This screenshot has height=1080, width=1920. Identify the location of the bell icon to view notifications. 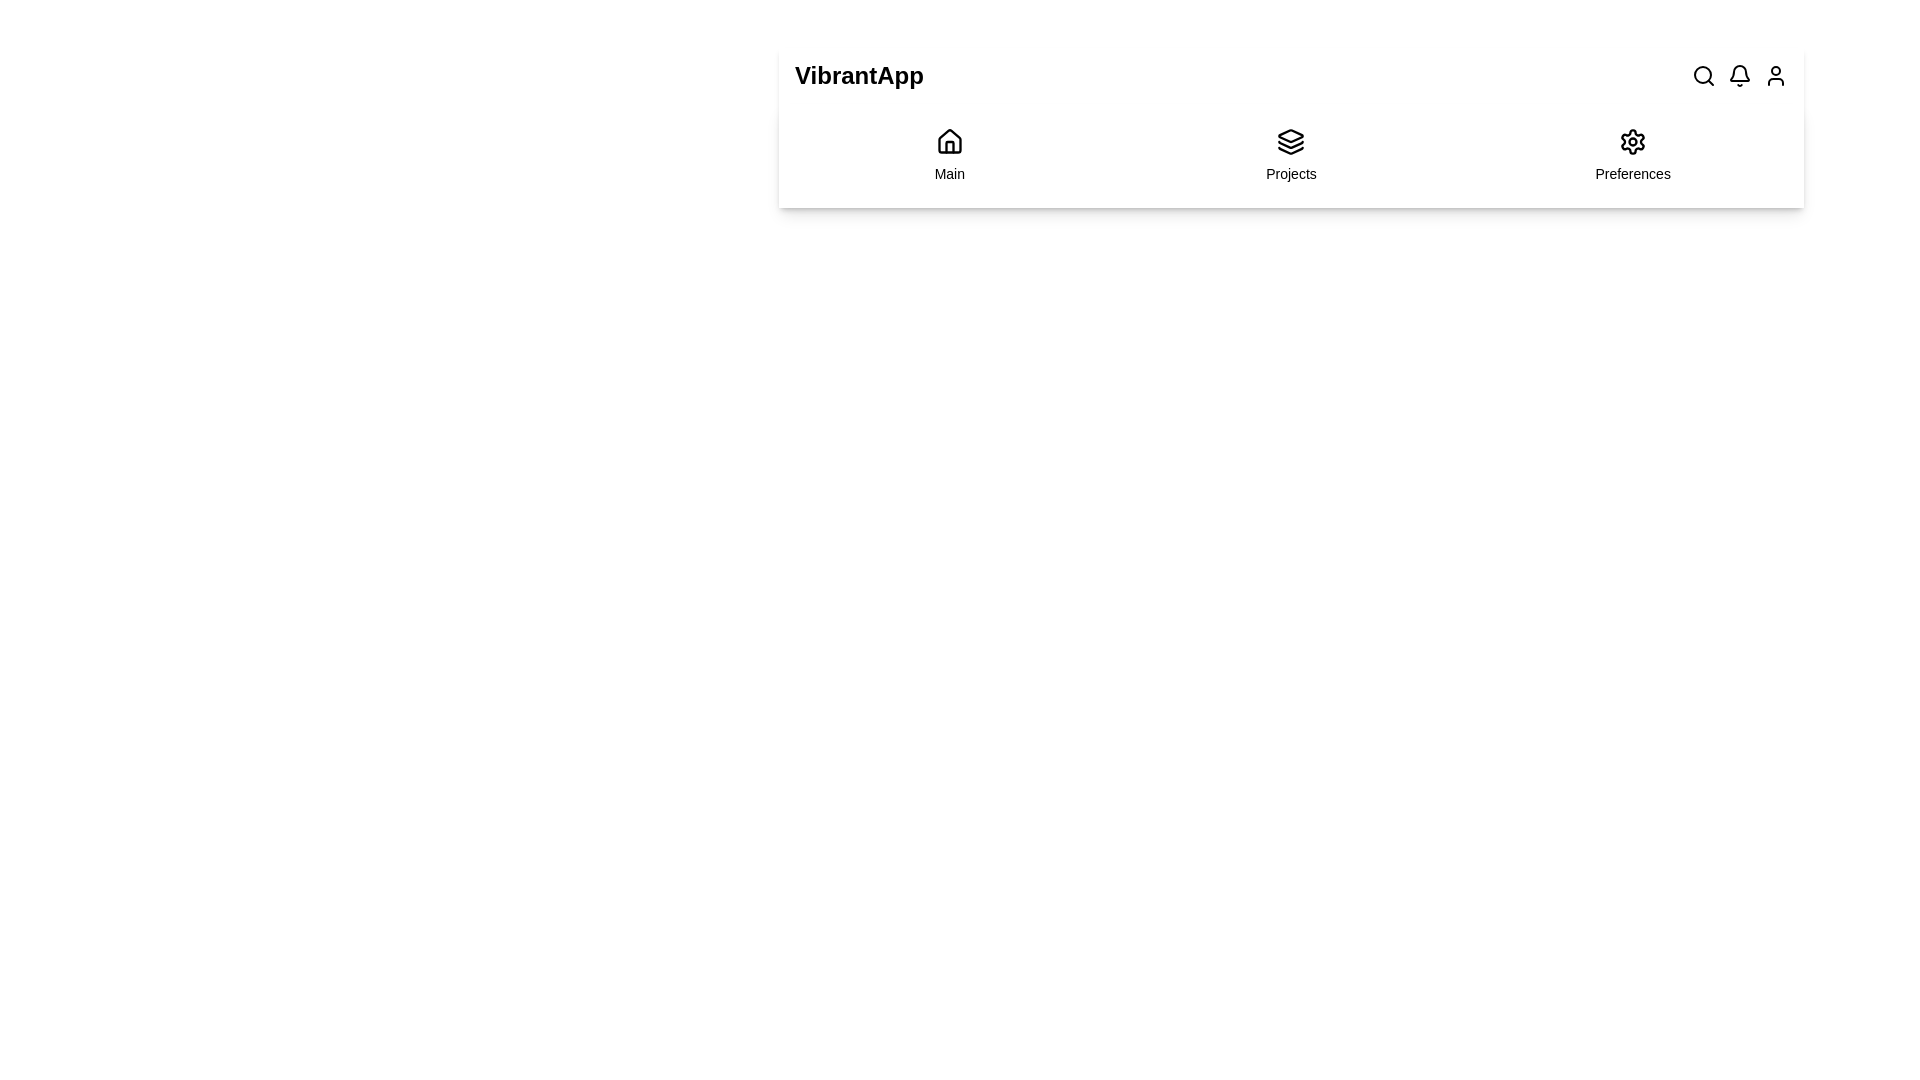
(1738, 75).